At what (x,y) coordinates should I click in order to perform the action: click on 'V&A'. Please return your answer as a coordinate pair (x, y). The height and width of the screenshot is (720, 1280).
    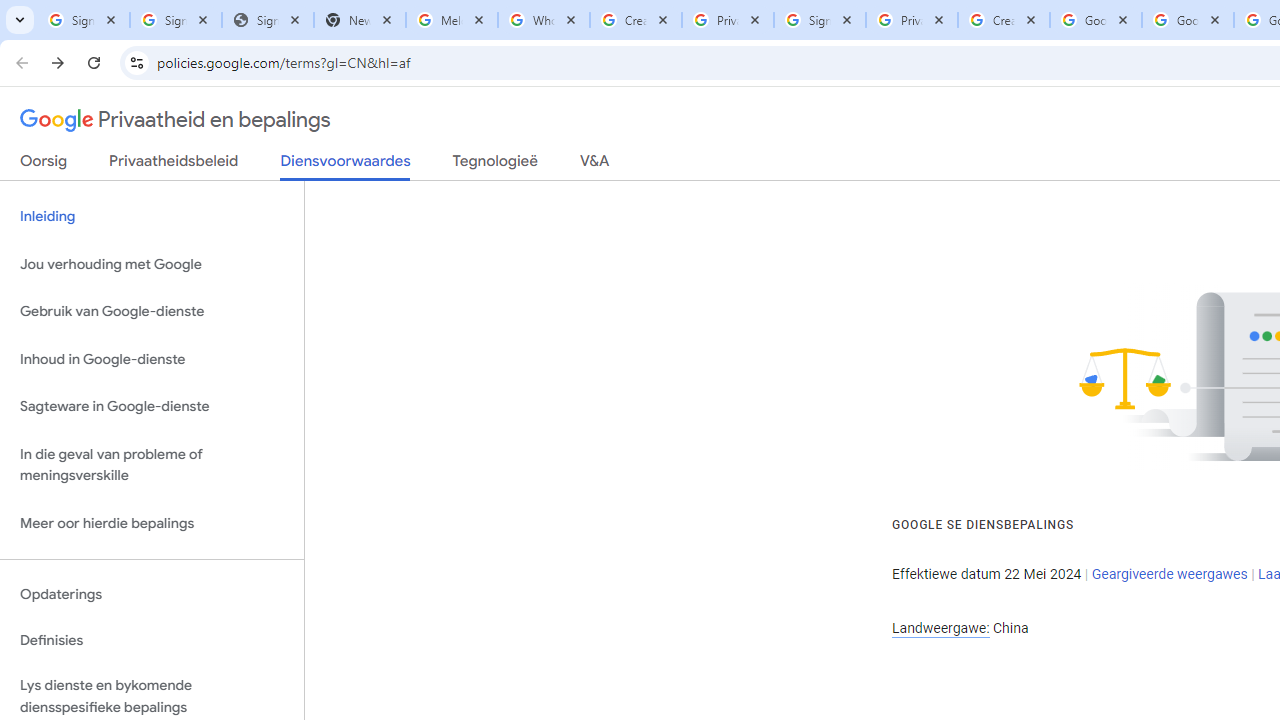
    Looking at the image, I should click on (593, 164).